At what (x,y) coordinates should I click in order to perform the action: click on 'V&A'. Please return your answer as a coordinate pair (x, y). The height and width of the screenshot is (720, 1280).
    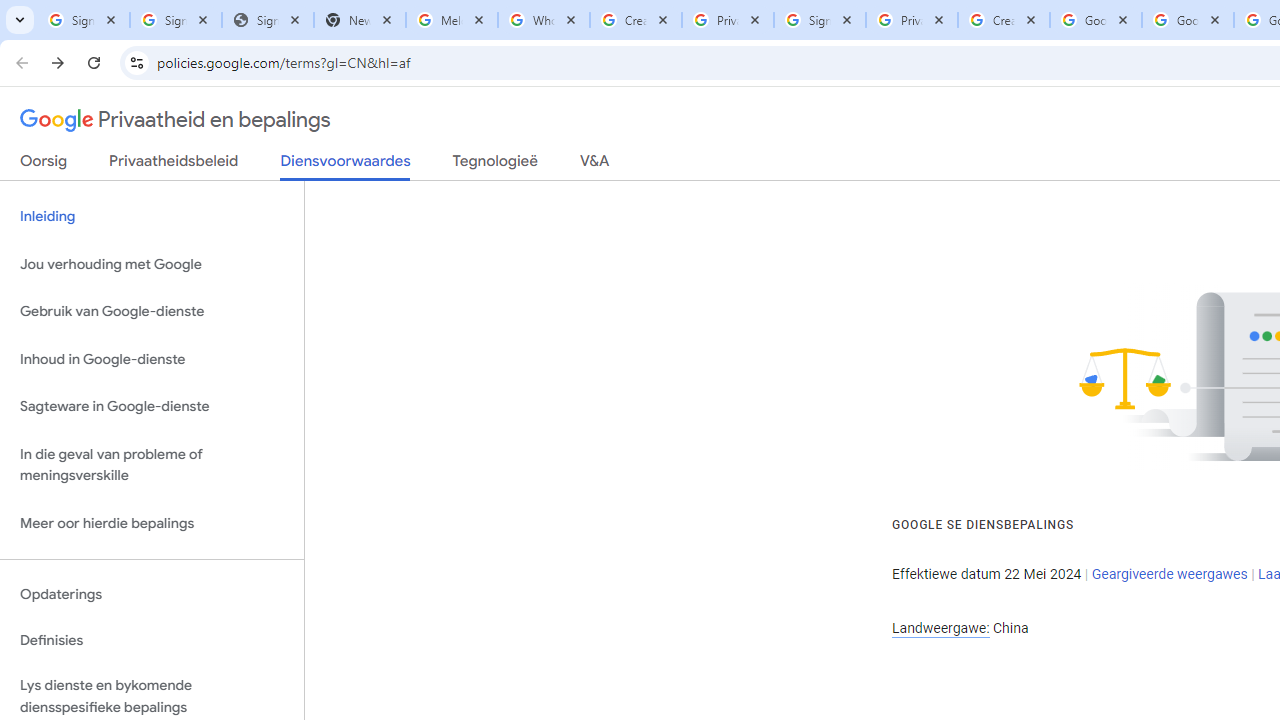
    Looking at the image, I should click on (593, 164).